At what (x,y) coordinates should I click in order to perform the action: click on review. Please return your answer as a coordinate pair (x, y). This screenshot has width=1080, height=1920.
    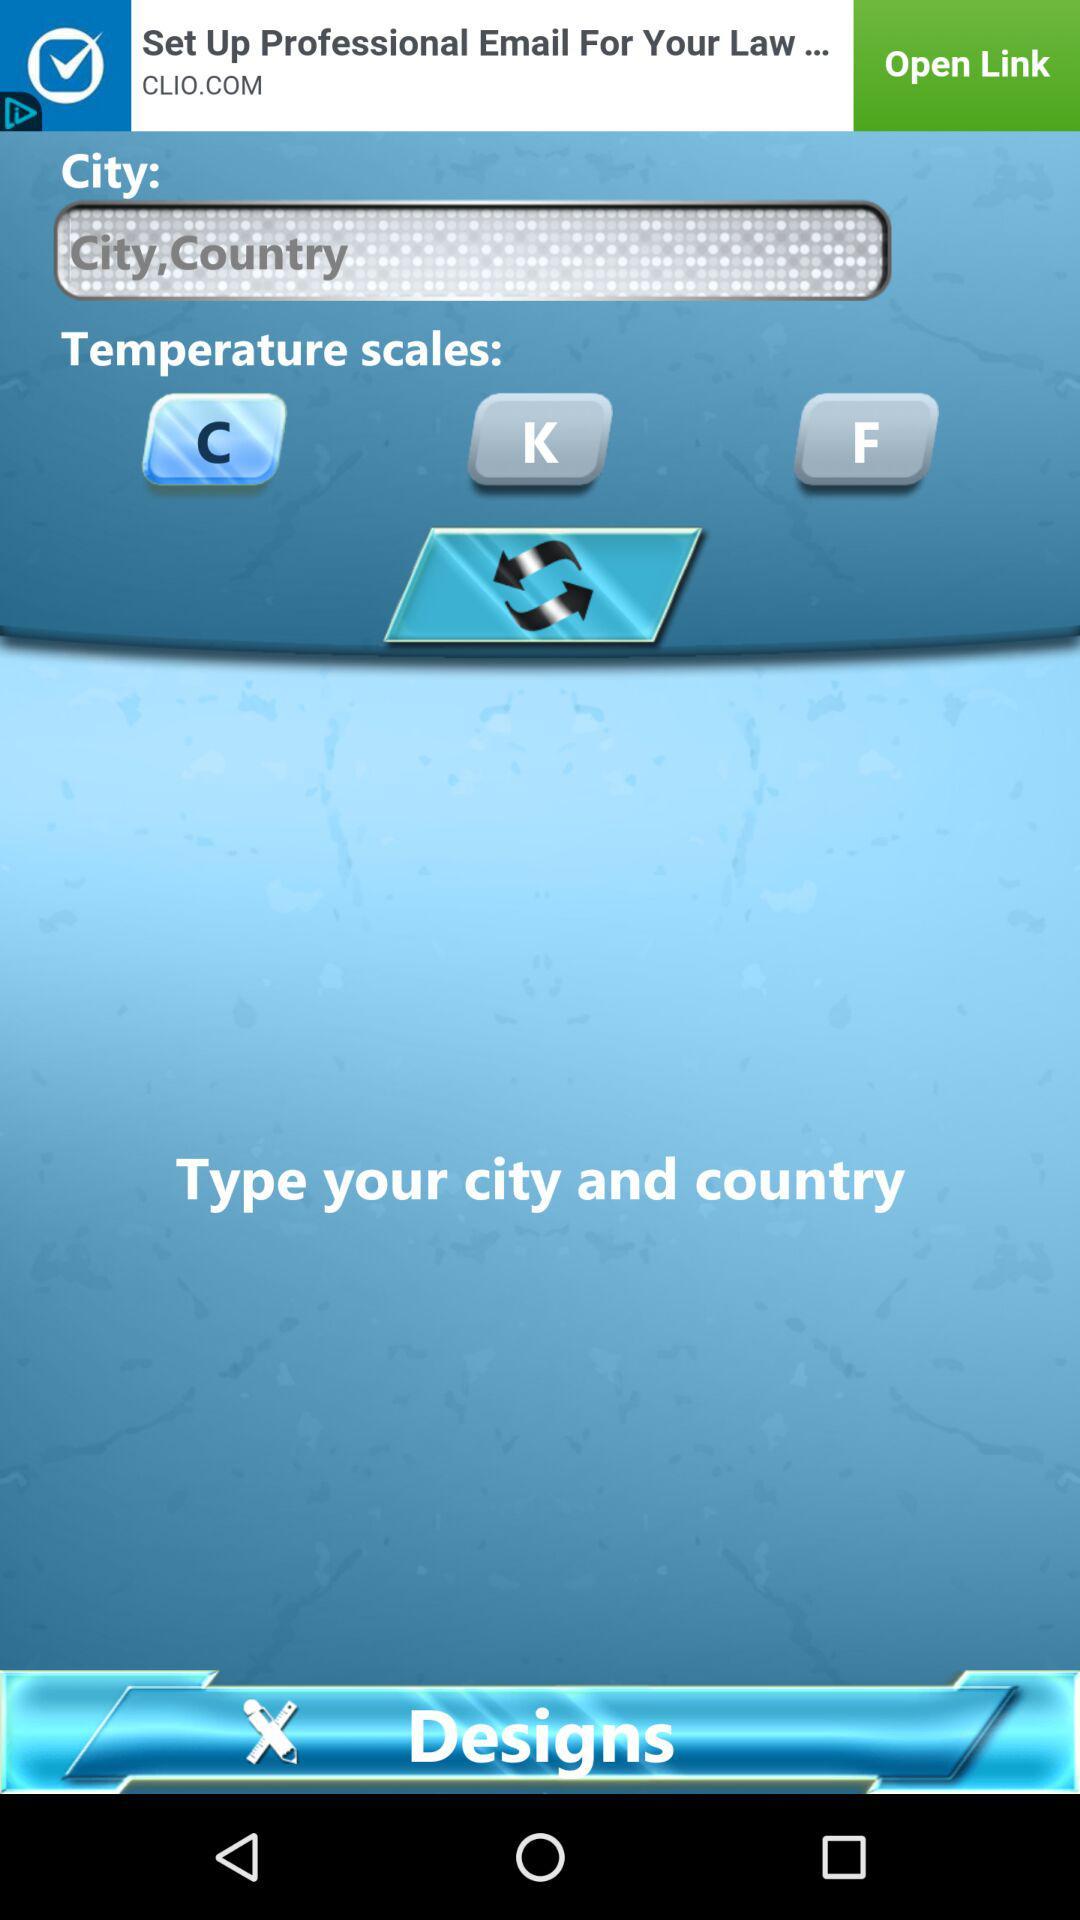
    Looking at the image, I should click on (540, 583).